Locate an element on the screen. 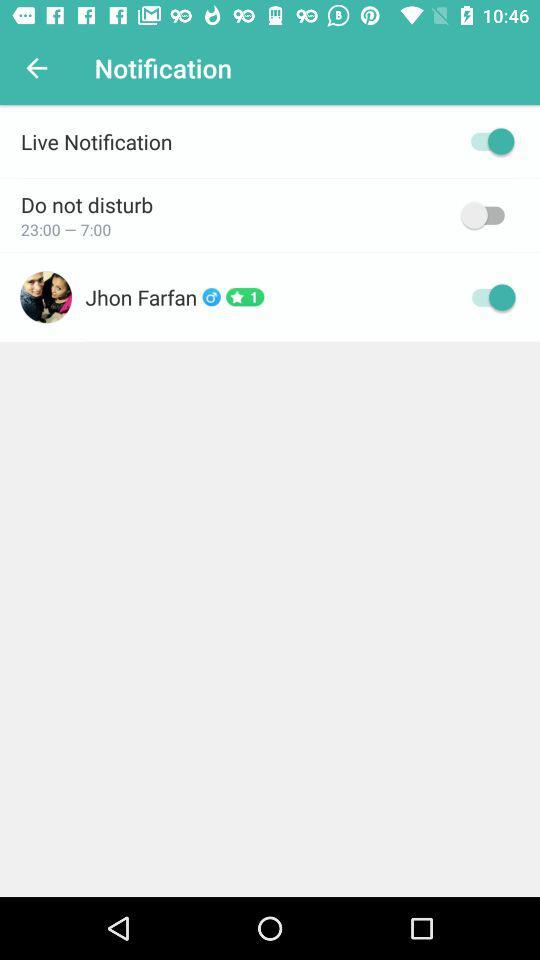  icon next to the notification icon is located at coordinates (36, 68).